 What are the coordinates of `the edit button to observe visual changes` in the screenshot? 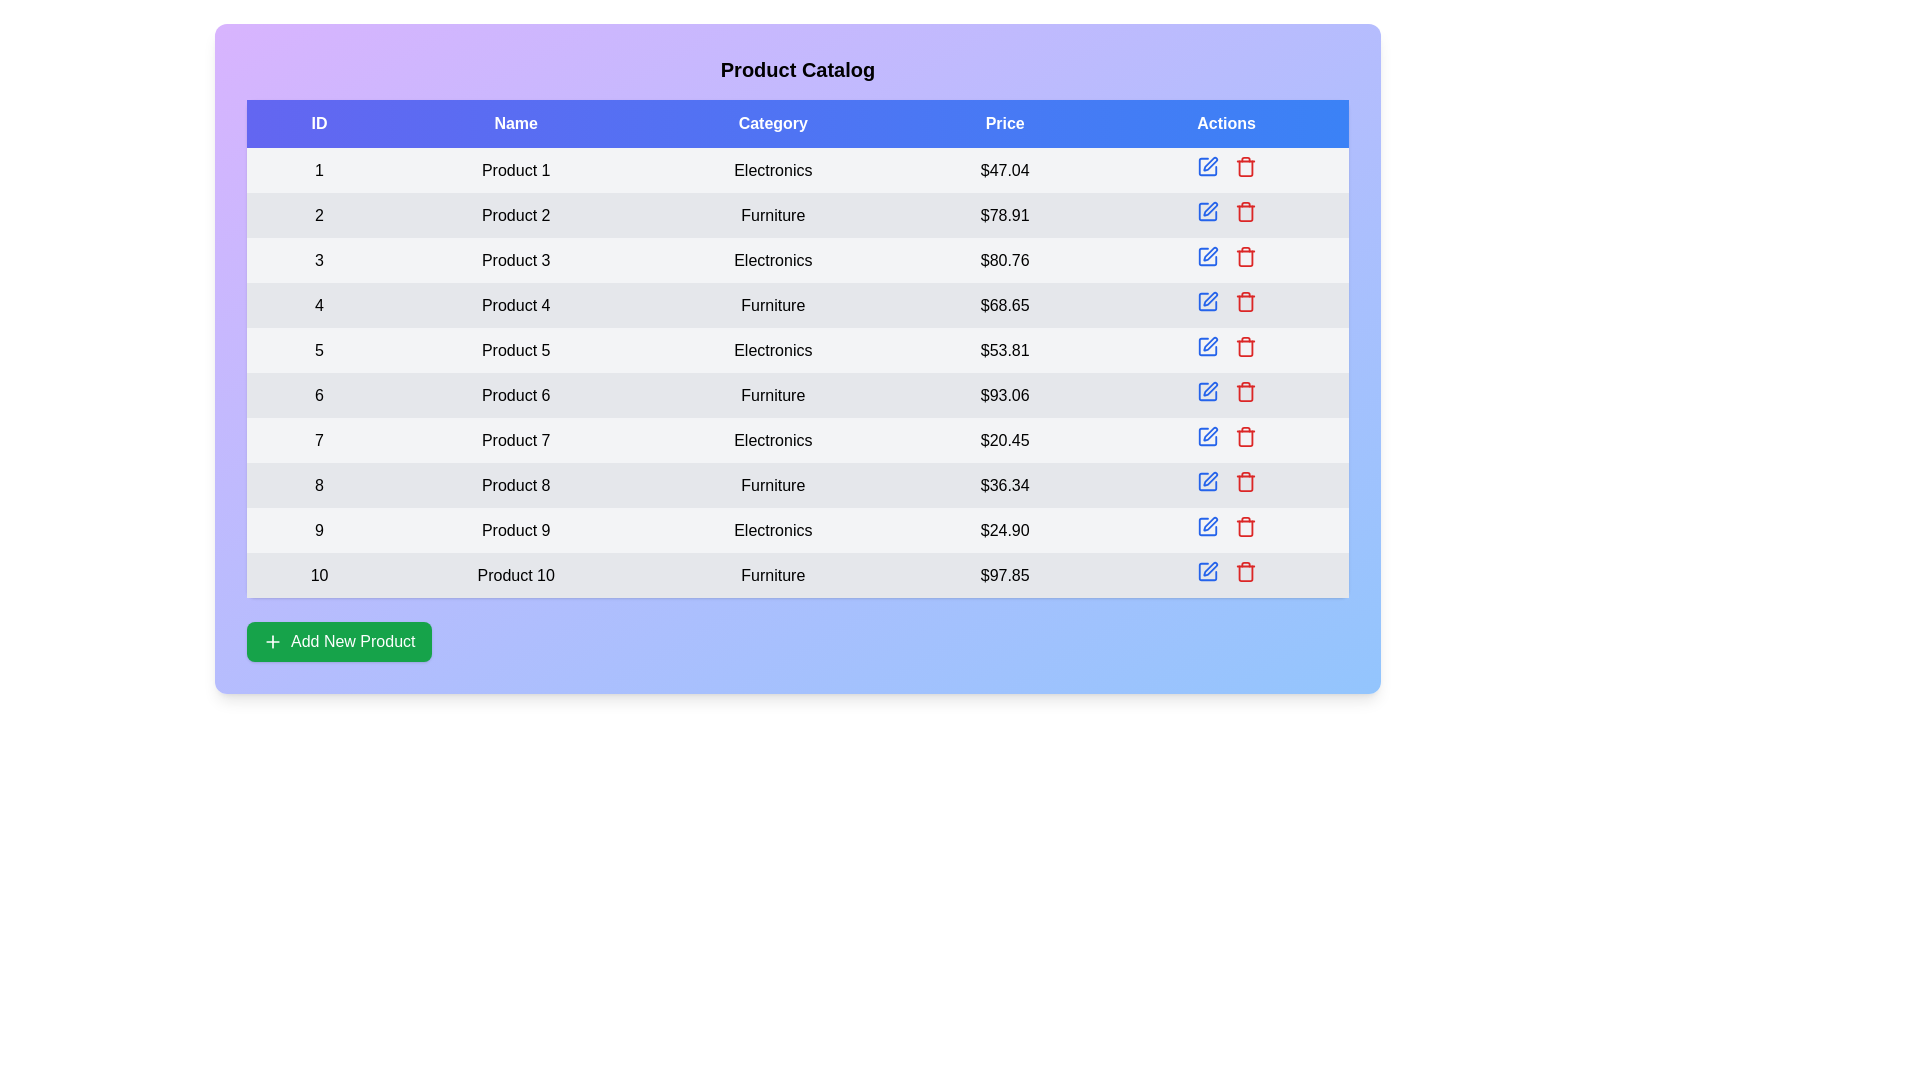 It's located at (1206, 165).